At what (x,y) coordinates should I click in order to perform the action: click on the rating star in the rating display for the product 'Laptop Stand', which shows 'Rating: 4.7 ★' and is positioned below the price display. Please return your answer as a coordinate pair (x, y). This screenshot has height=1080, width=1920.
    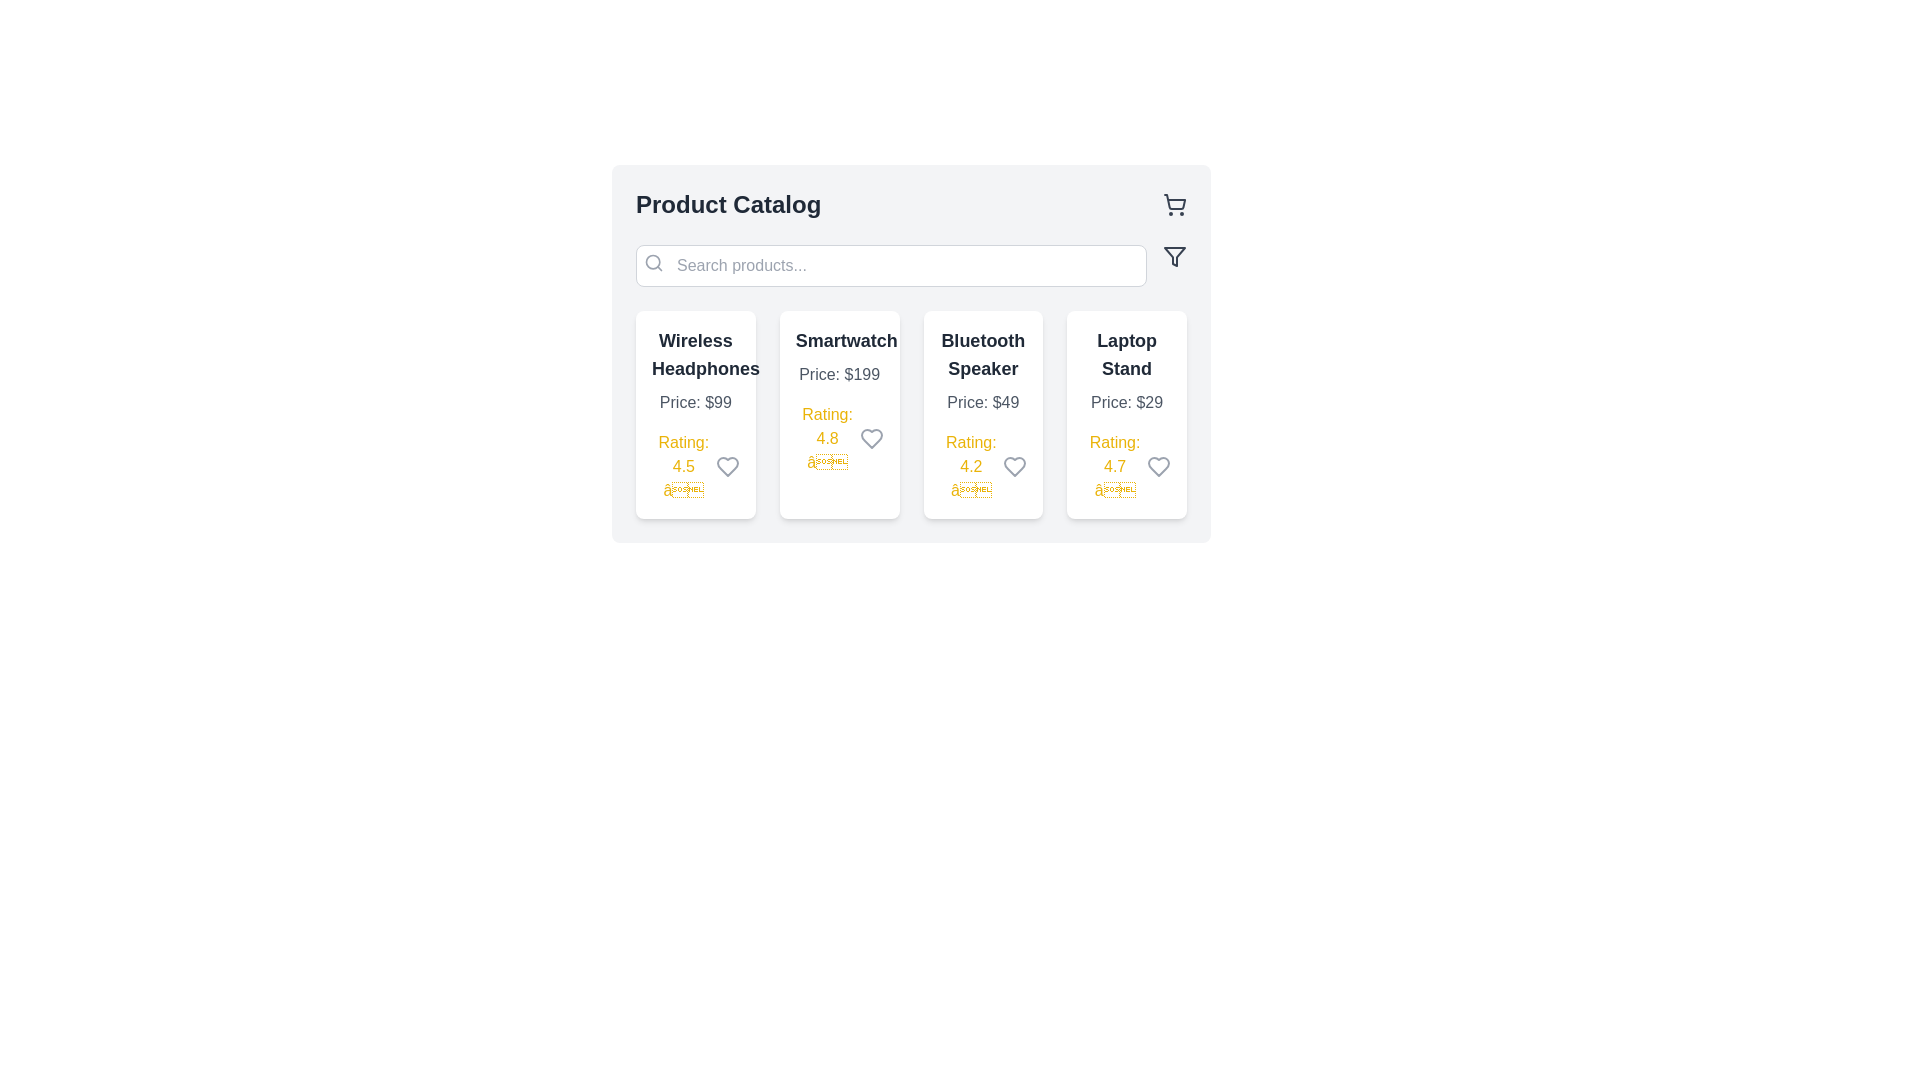
    Looking at the image, I should click on (1127, 466).